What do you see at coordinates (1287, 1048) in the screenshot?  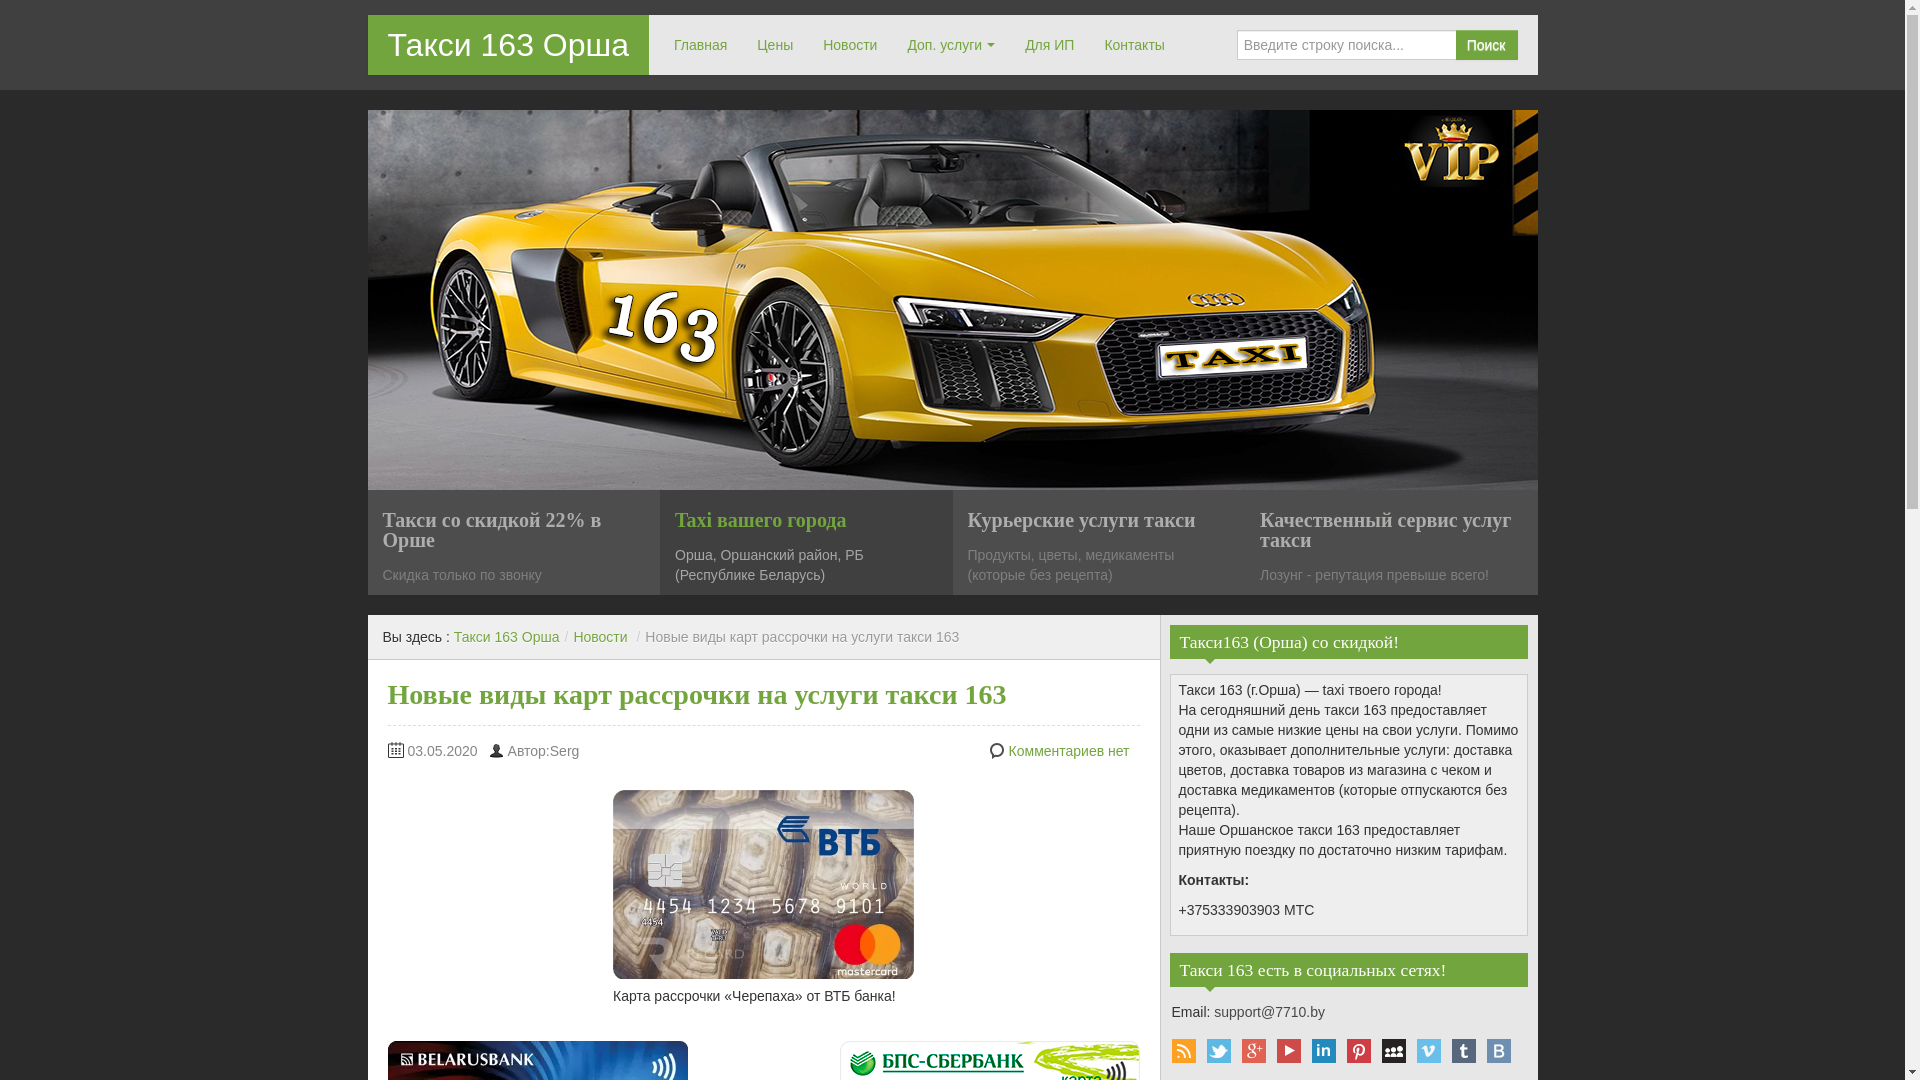 I see `'YouTube'` at bounding box center [1287, 1048].